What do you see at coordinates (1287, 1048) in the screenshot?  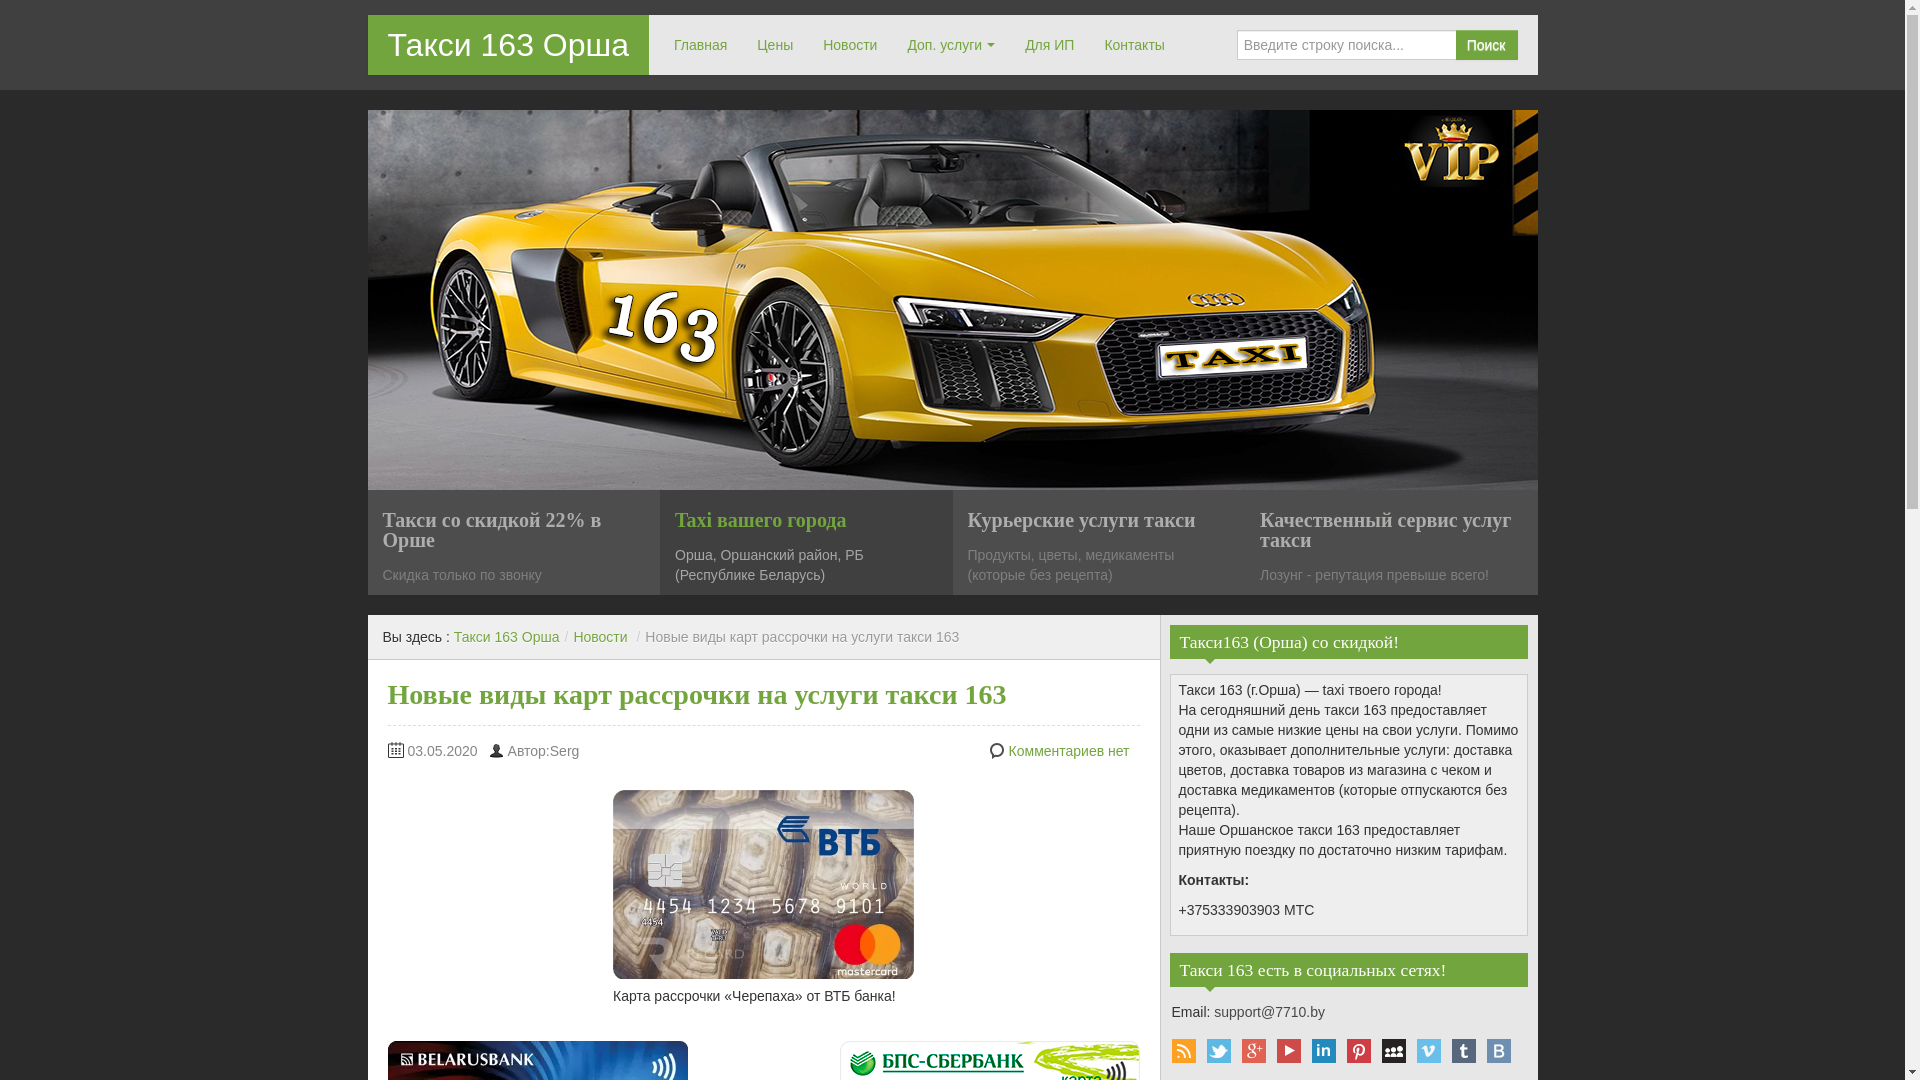 I see `'YouTube'` at bounding box center [1287, 1048].